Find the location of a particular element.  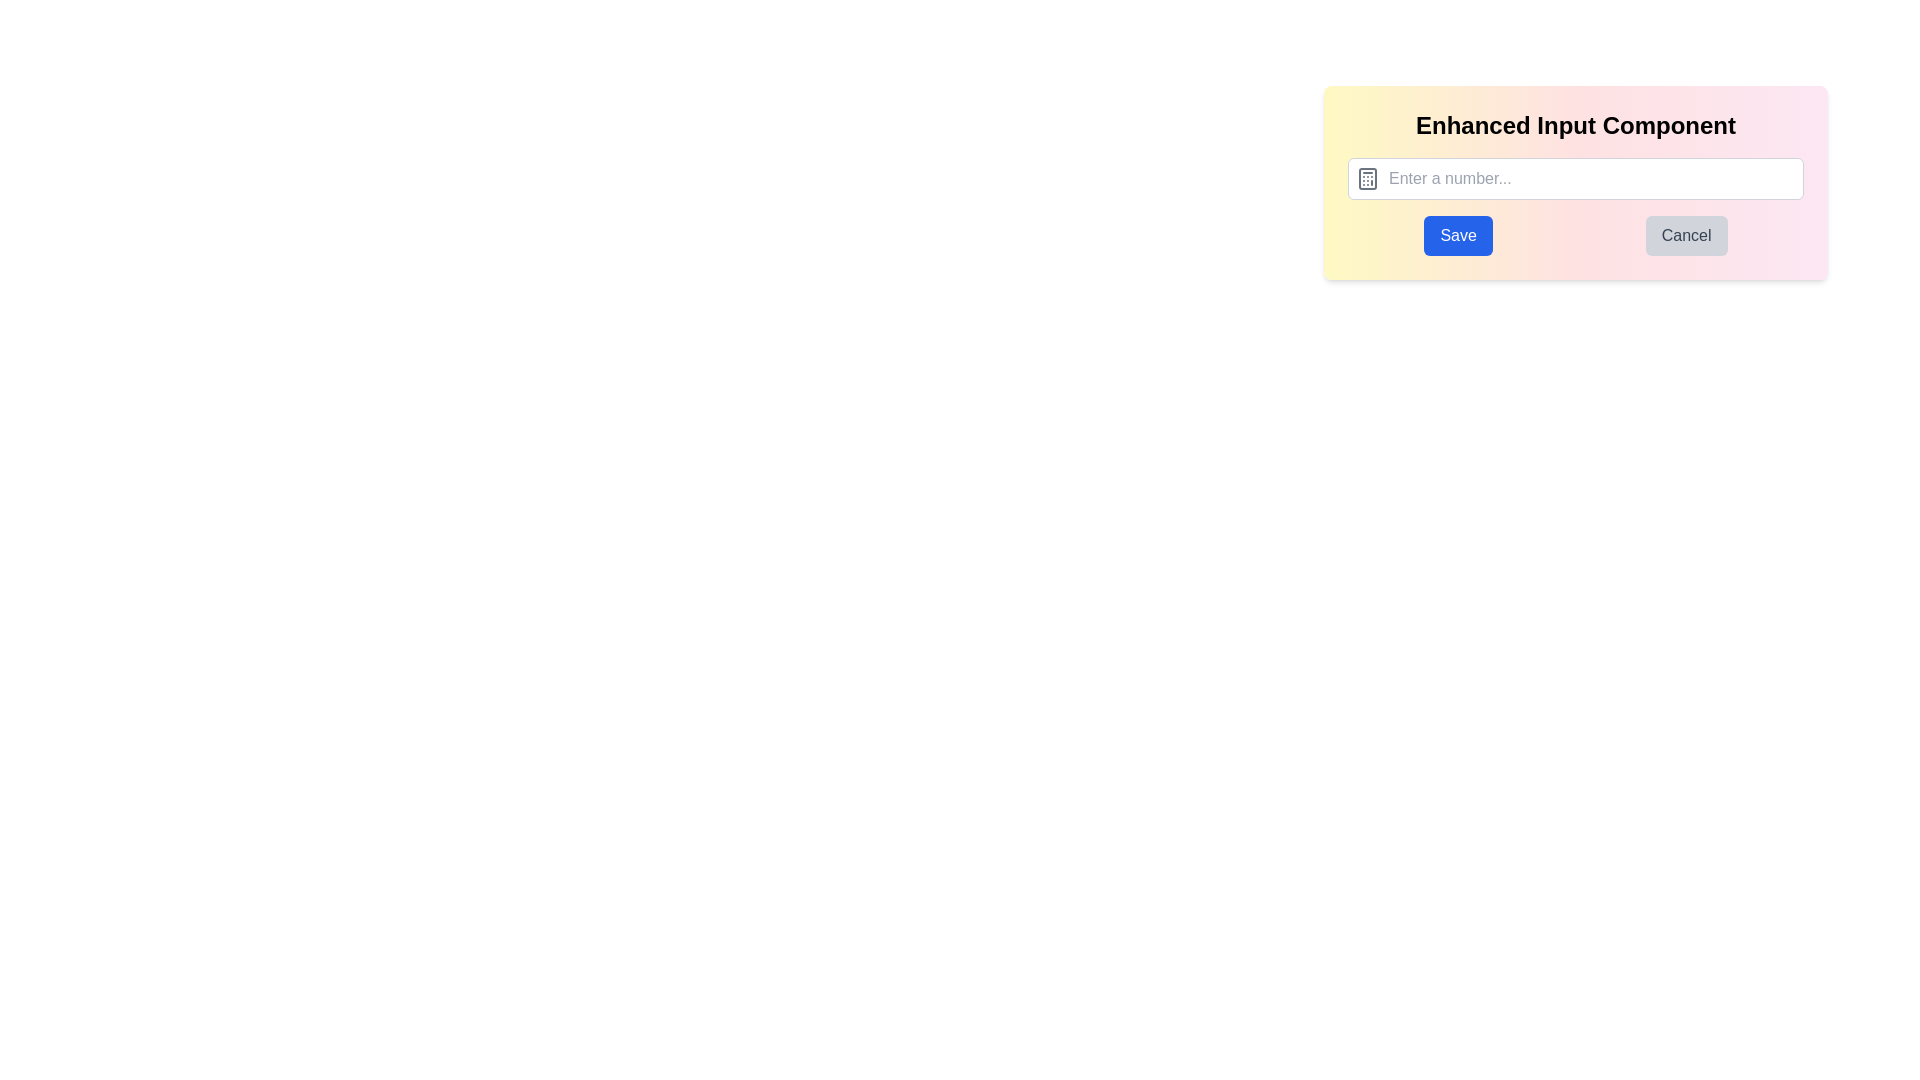

the decorative icon located to the immediate left of the text input area within the 'Enhanced Input Component' is located at coordinates (1367, 177).